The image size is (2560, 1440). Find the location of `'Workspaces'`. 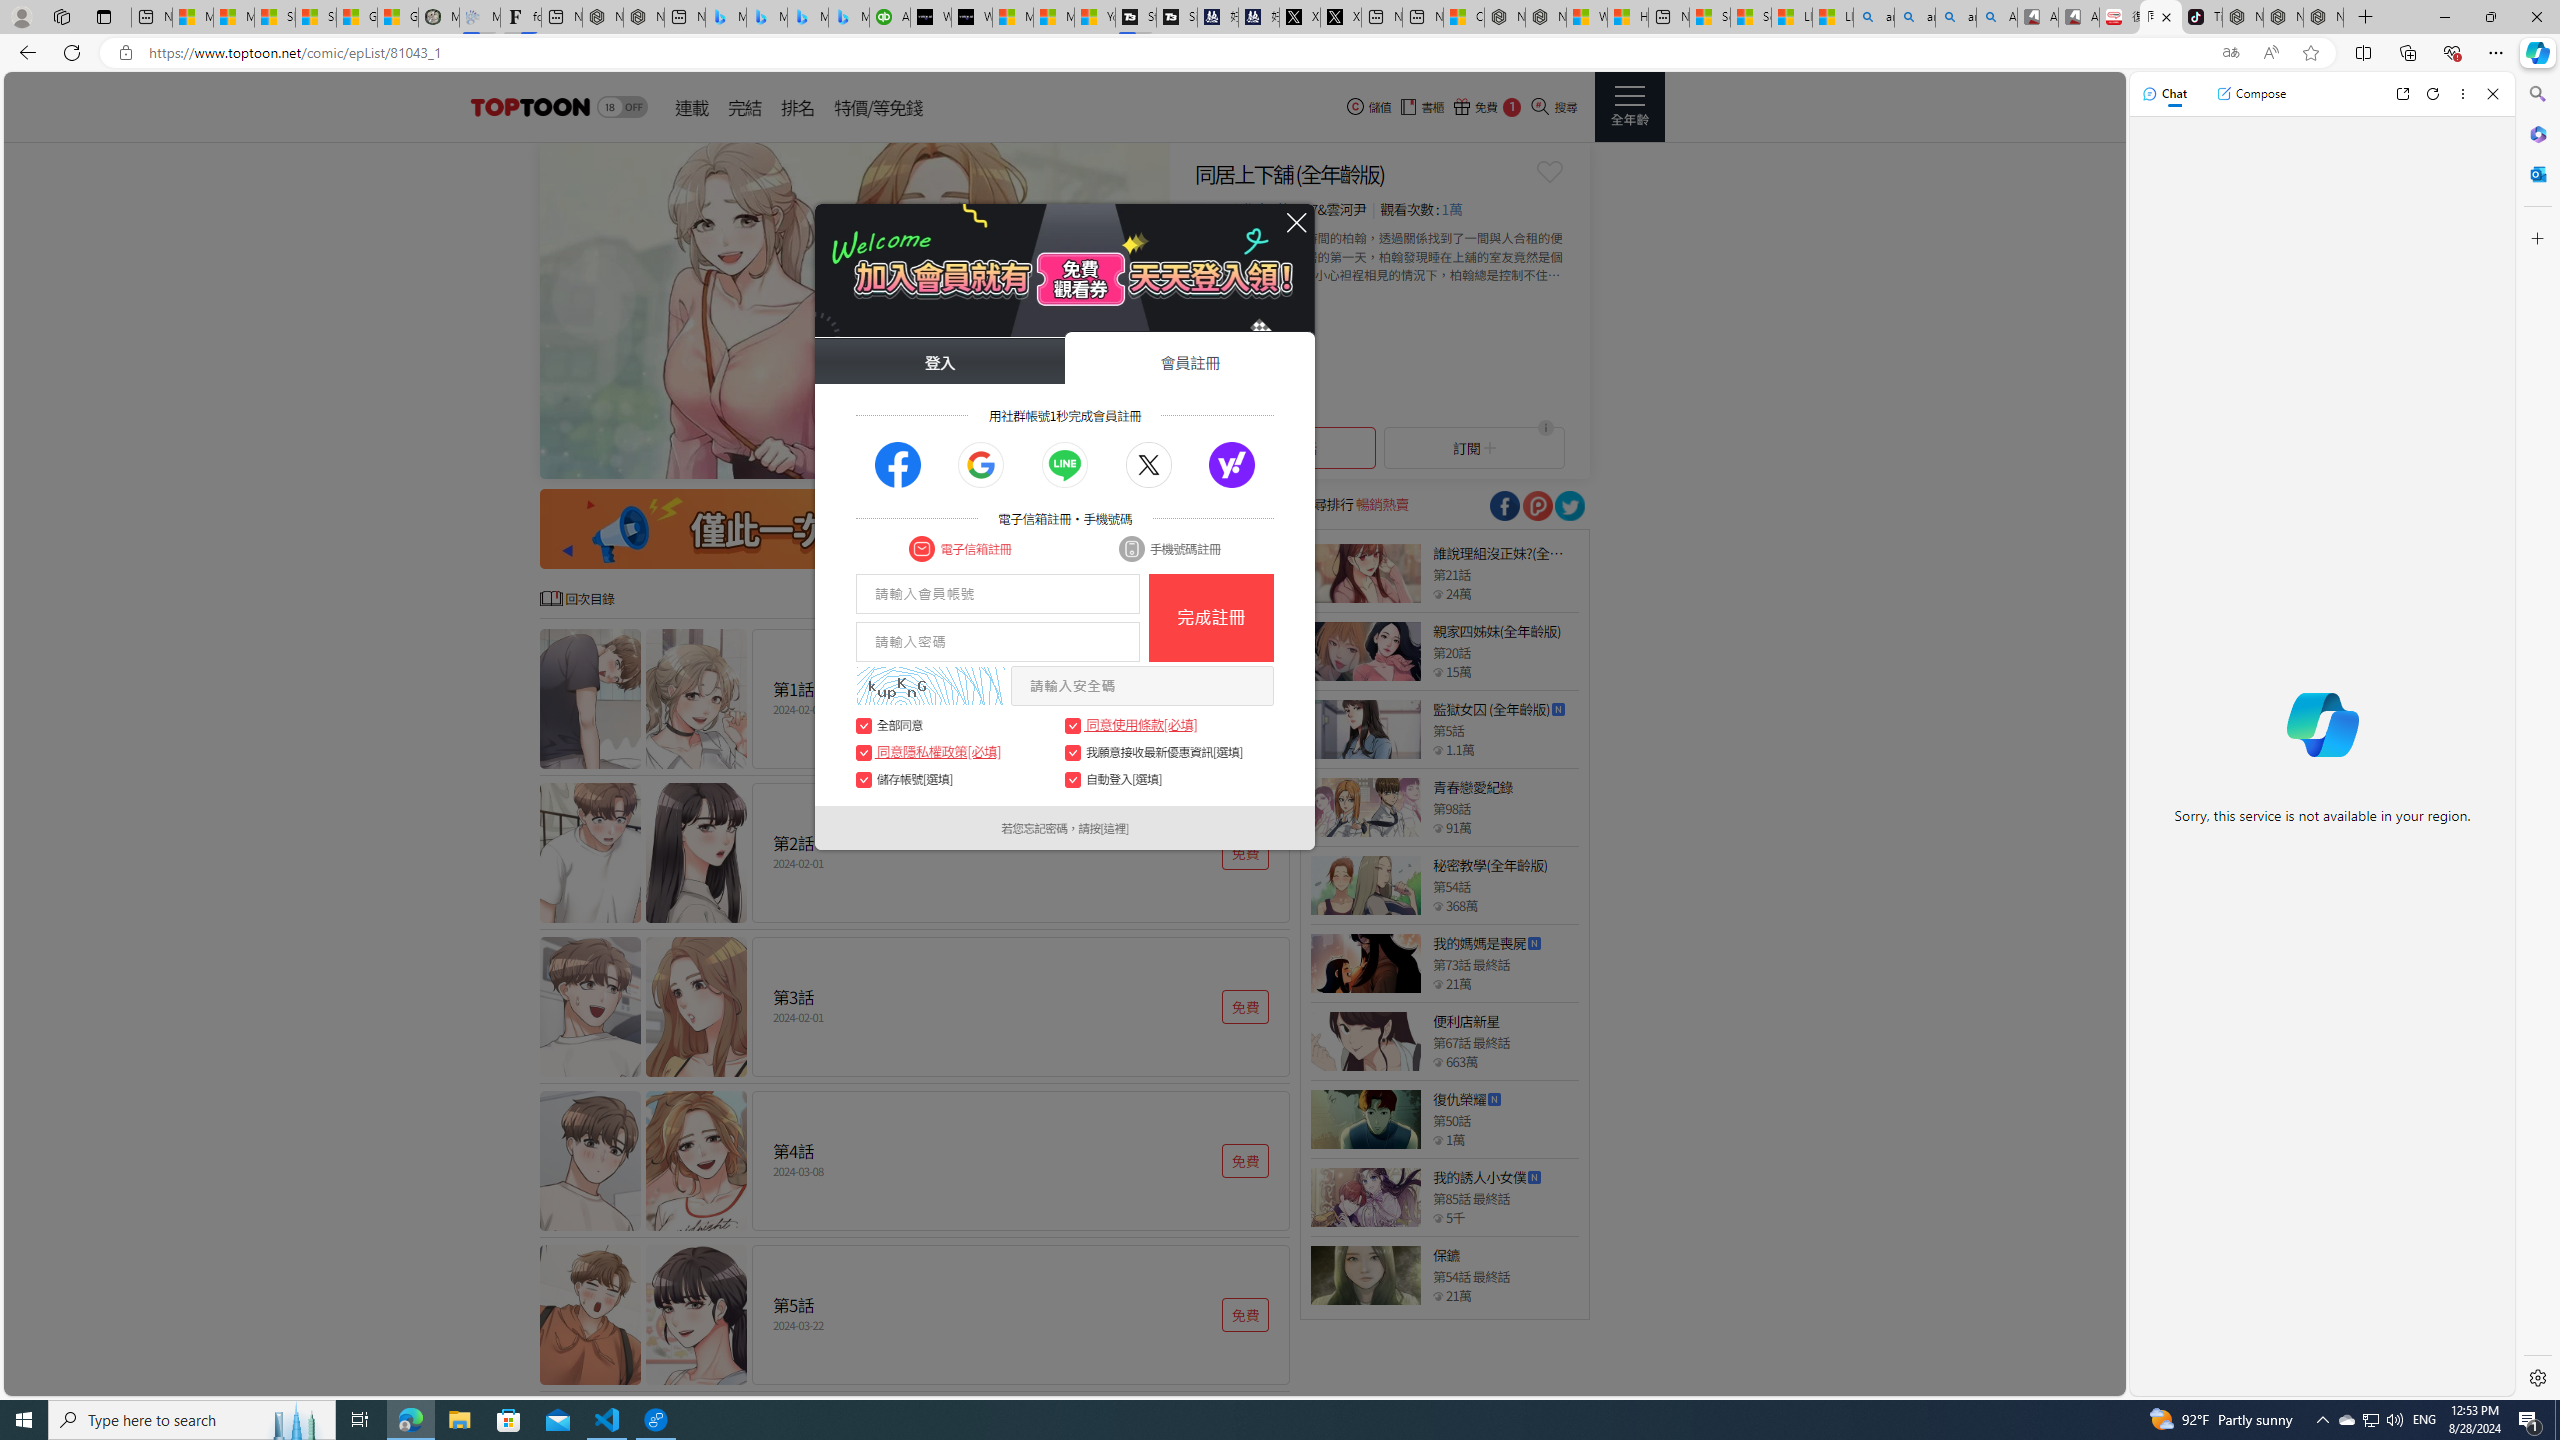

'Workspaces' is located at coordinates (61, 16).